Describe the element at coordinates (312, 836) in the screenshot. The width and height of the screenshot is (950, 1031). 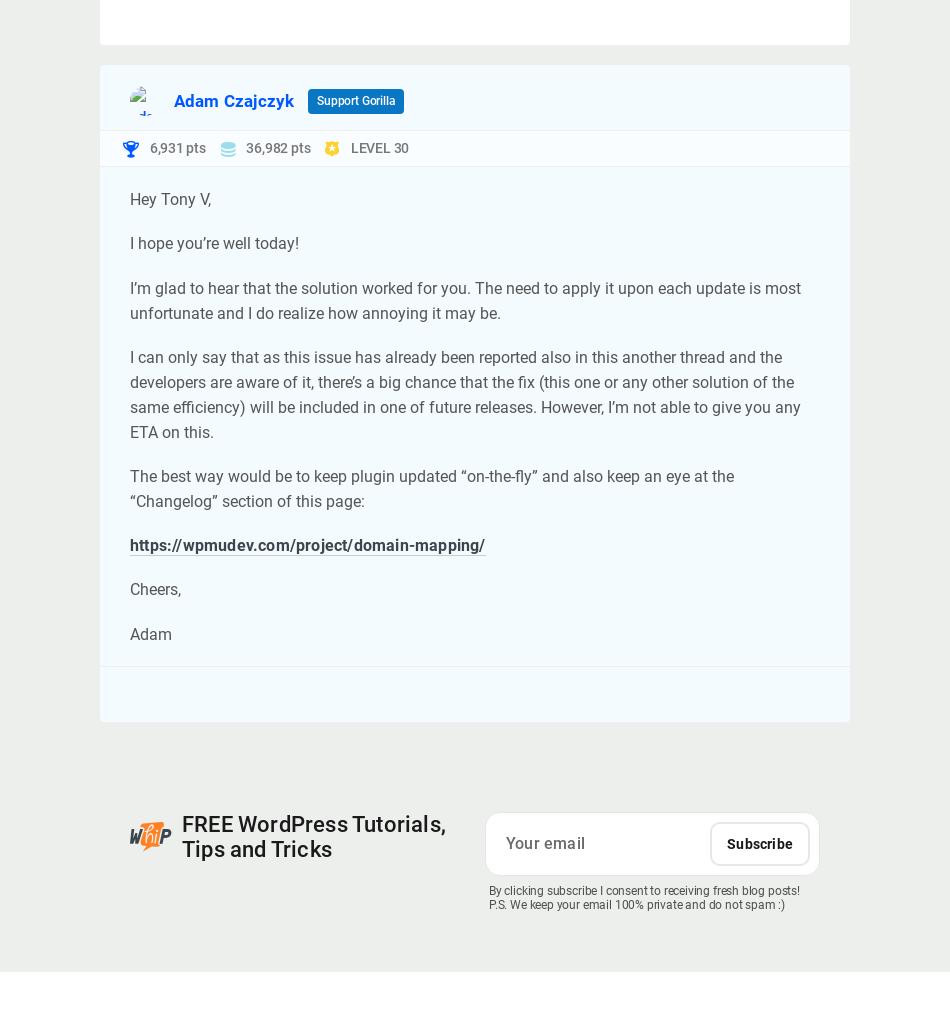
I see `'FREE WordPress Tutorials, Tips and Tricks'` at that location.